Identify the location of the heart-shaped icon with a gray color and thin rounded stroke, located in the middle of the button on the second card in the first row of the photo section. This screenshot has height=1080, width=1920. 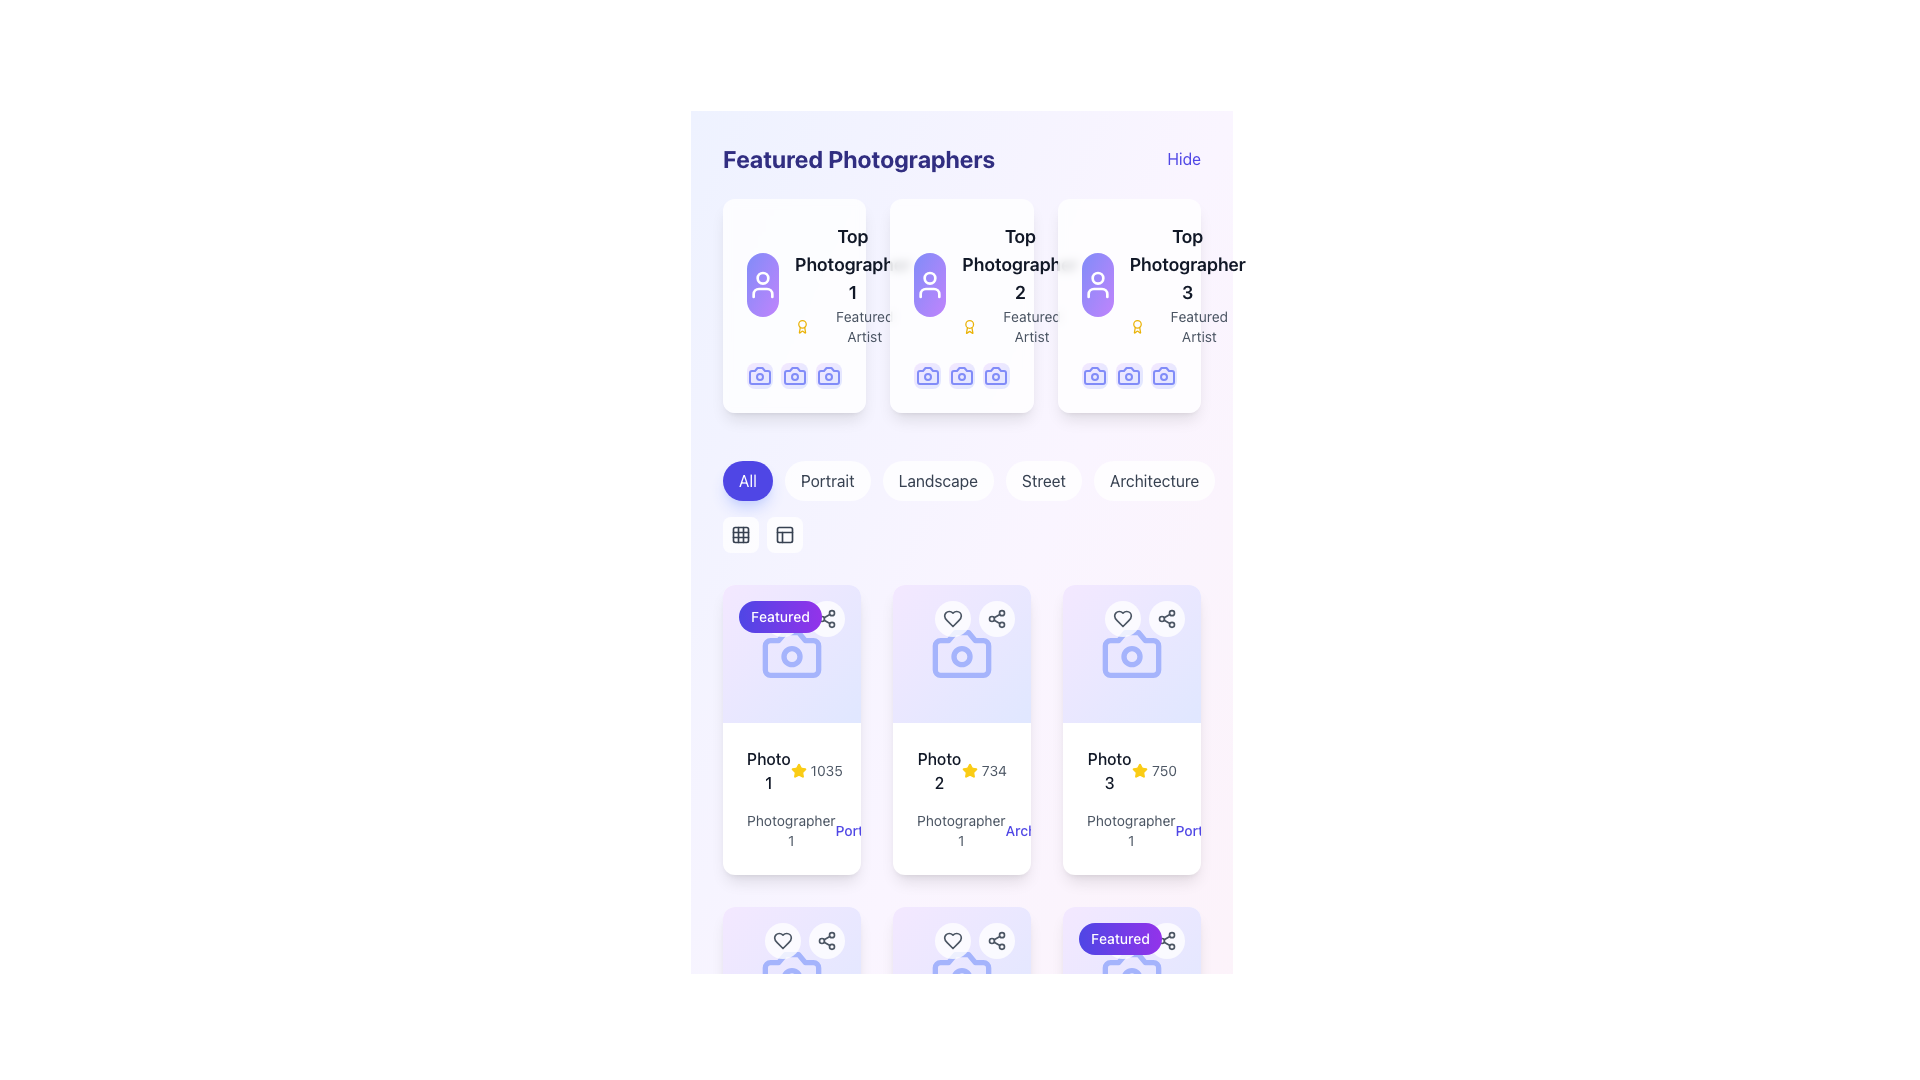
(952, 617).